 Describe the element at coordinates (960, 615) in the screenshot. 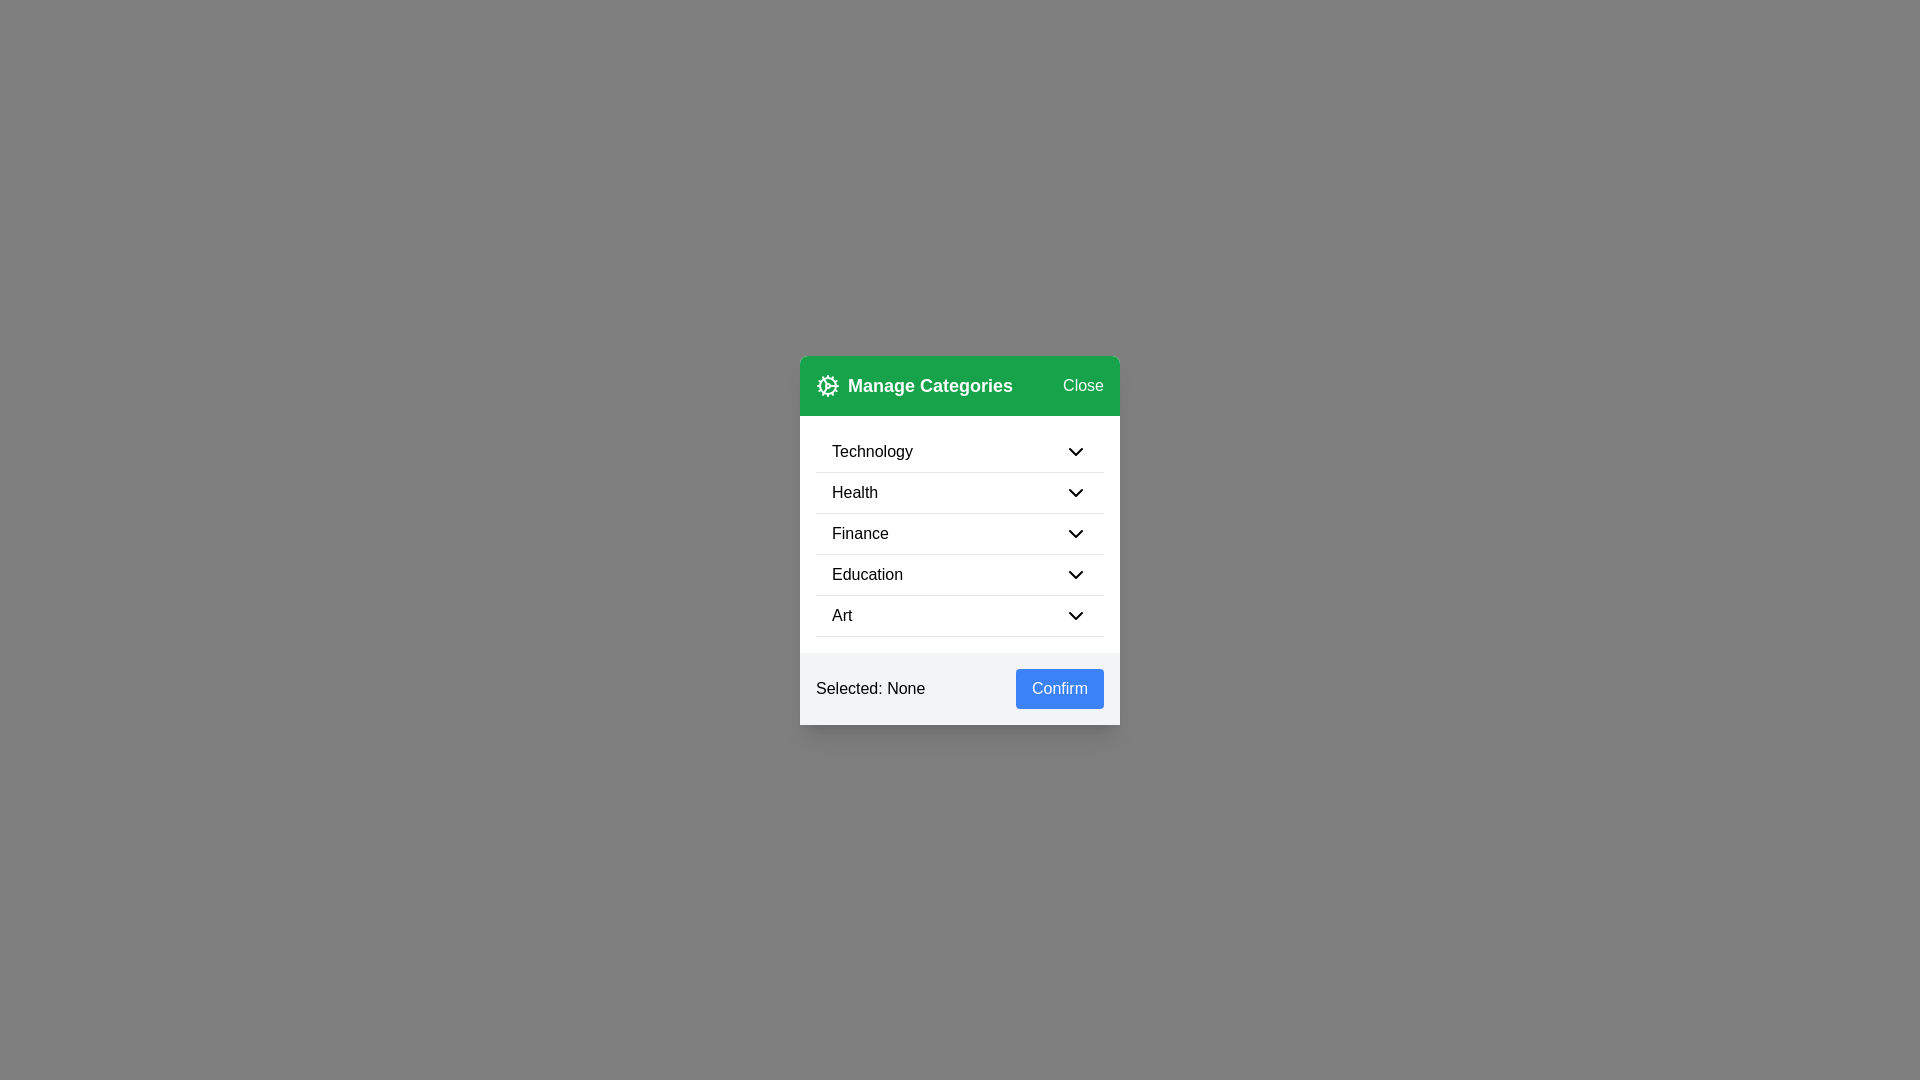

I see `the row corresponding to the category Art` at that location.